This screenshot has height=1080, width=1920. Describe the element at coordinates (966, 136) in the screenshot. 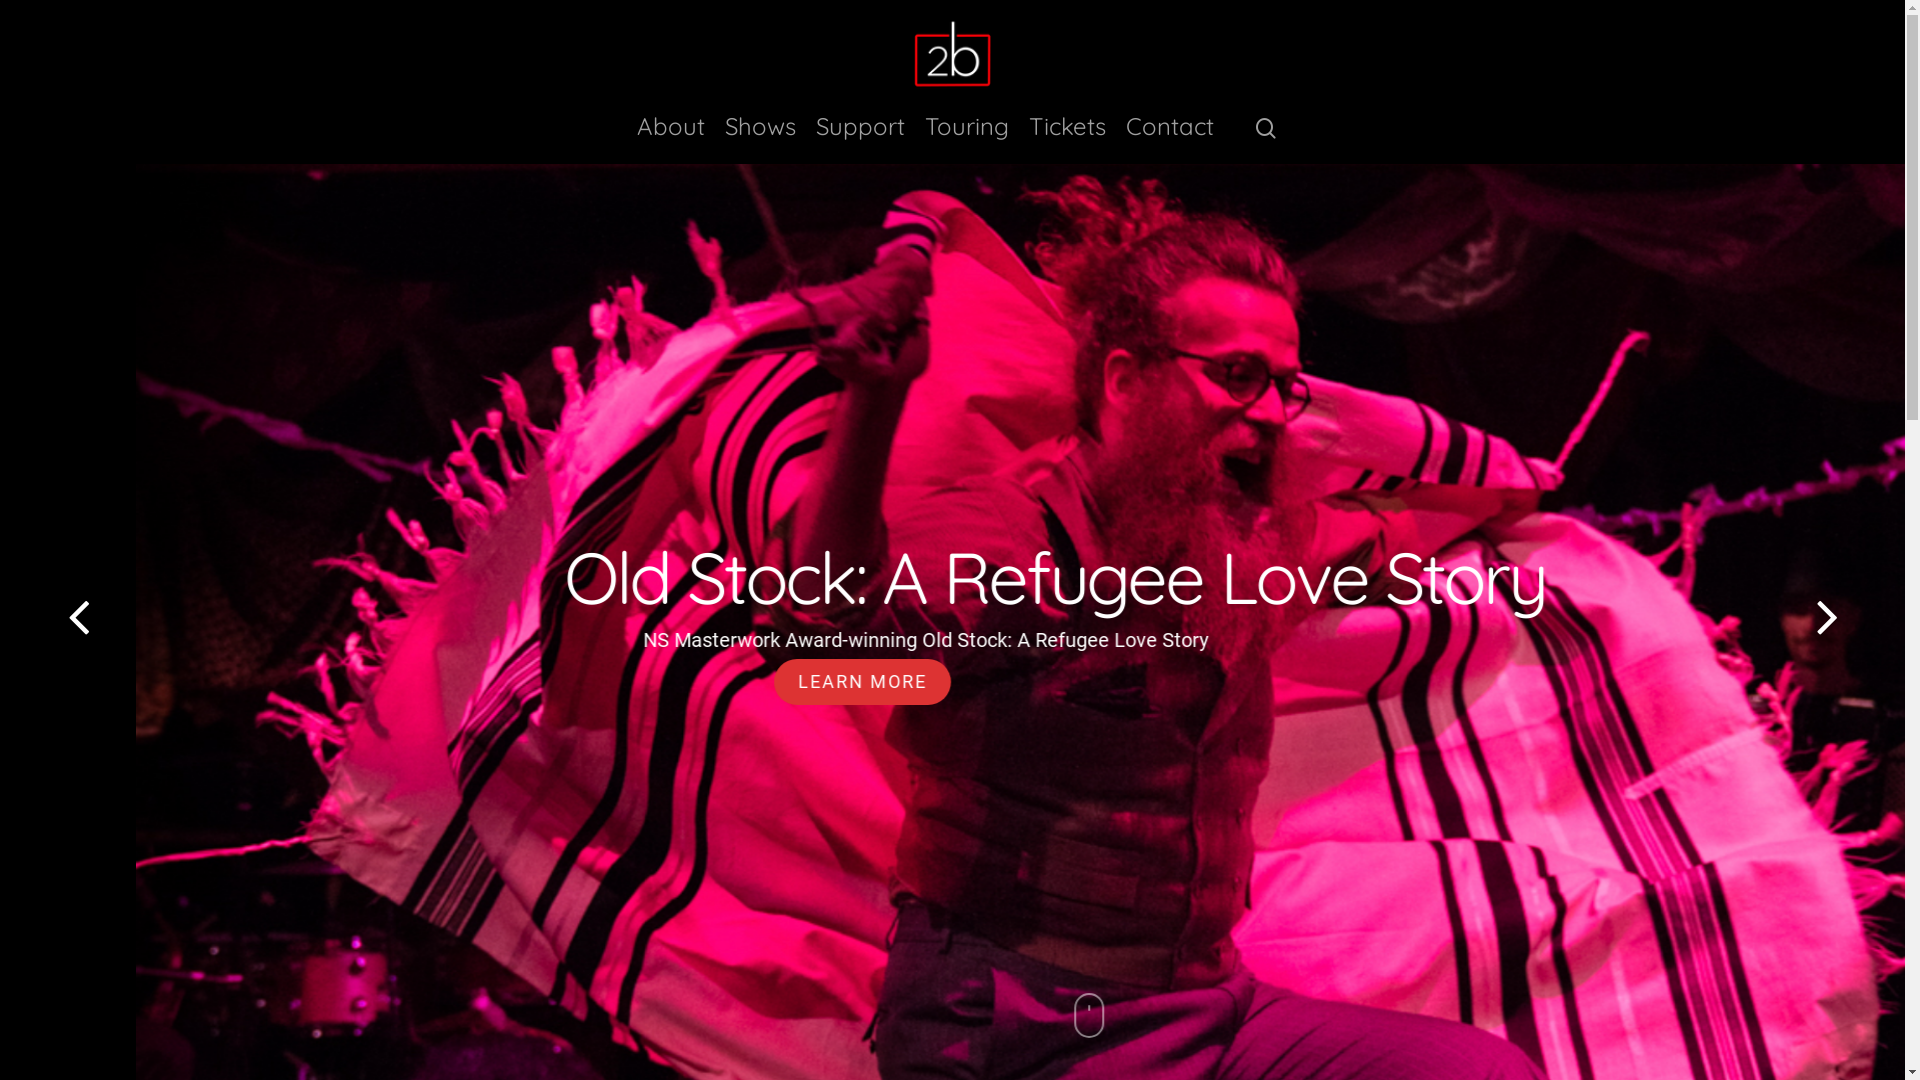

I see `'Touring'` at that location.